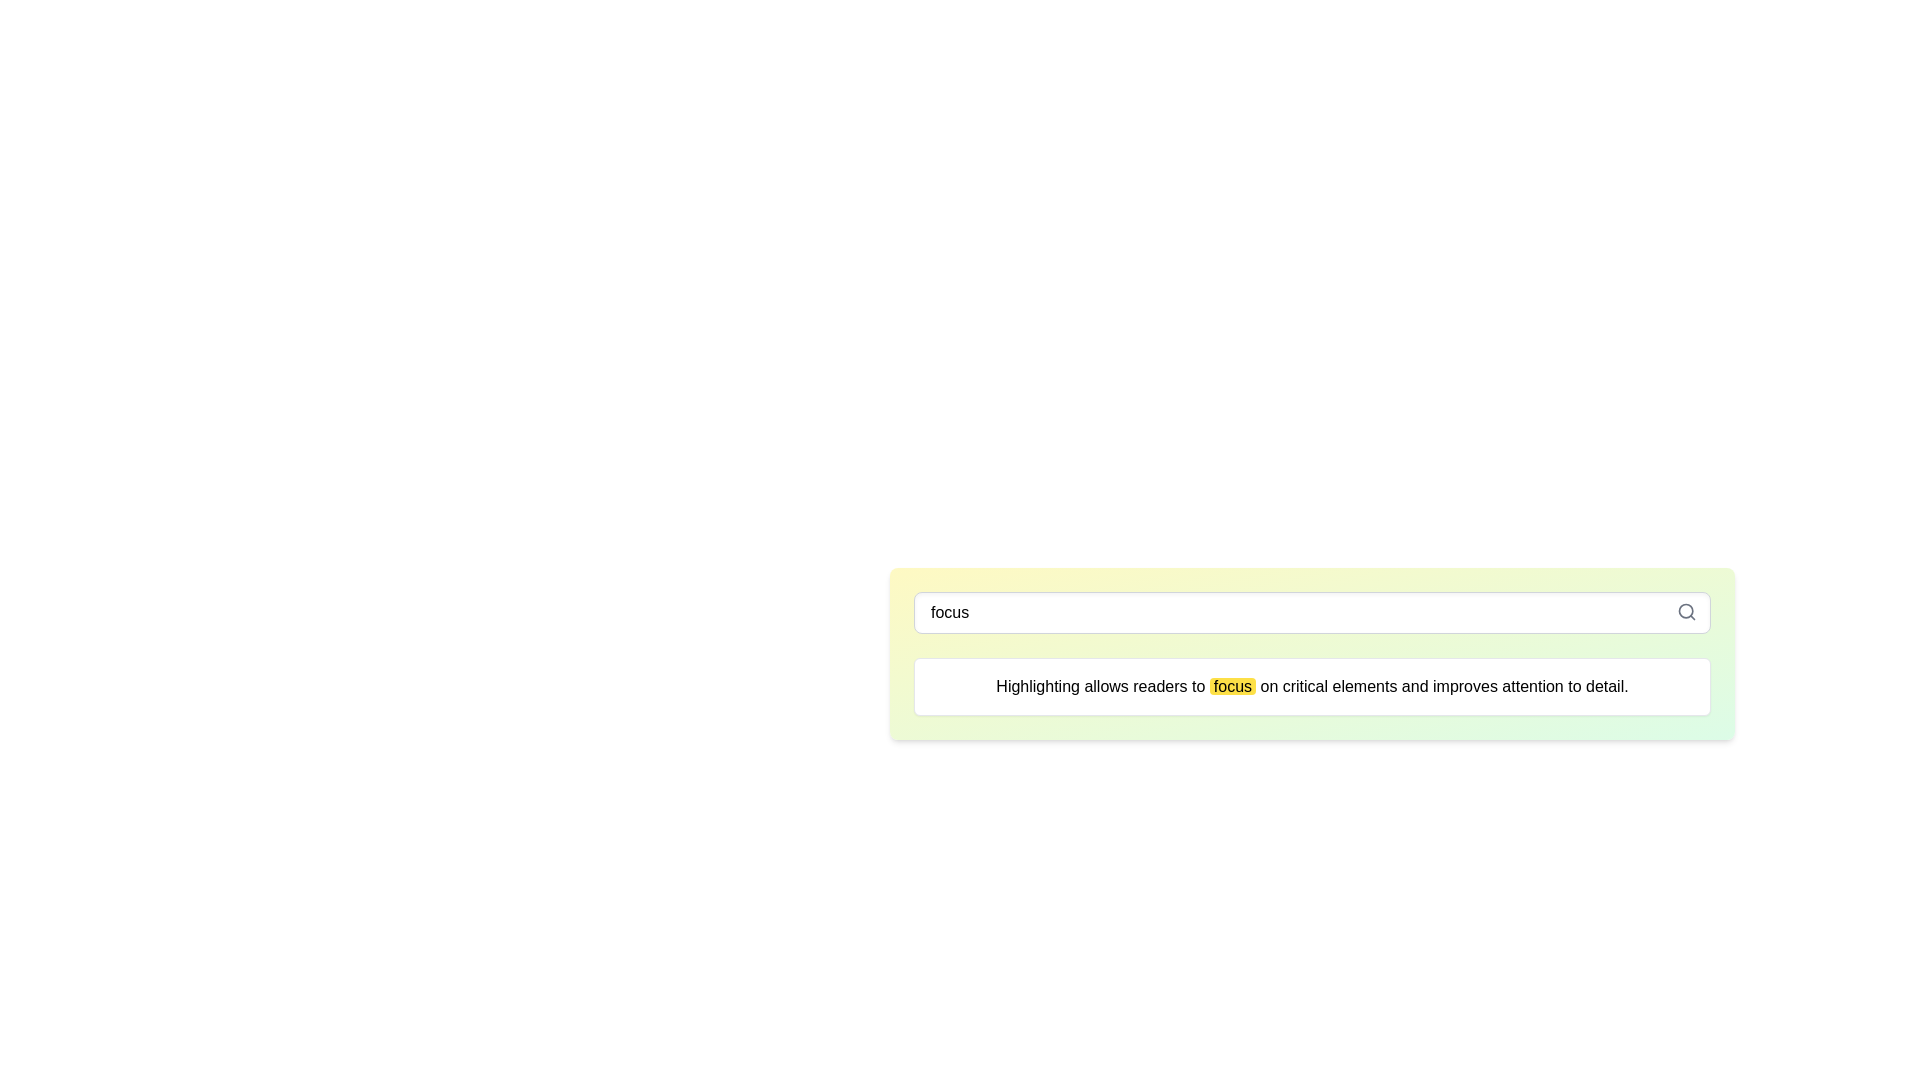  Describe the element at coordinates (1126, 685) in the screenshot. I see `the highlighted text phrase 'Highlighting allows readers to focus' which is visually distinct due to the bright yellow background of the word 'focus'` at that location.